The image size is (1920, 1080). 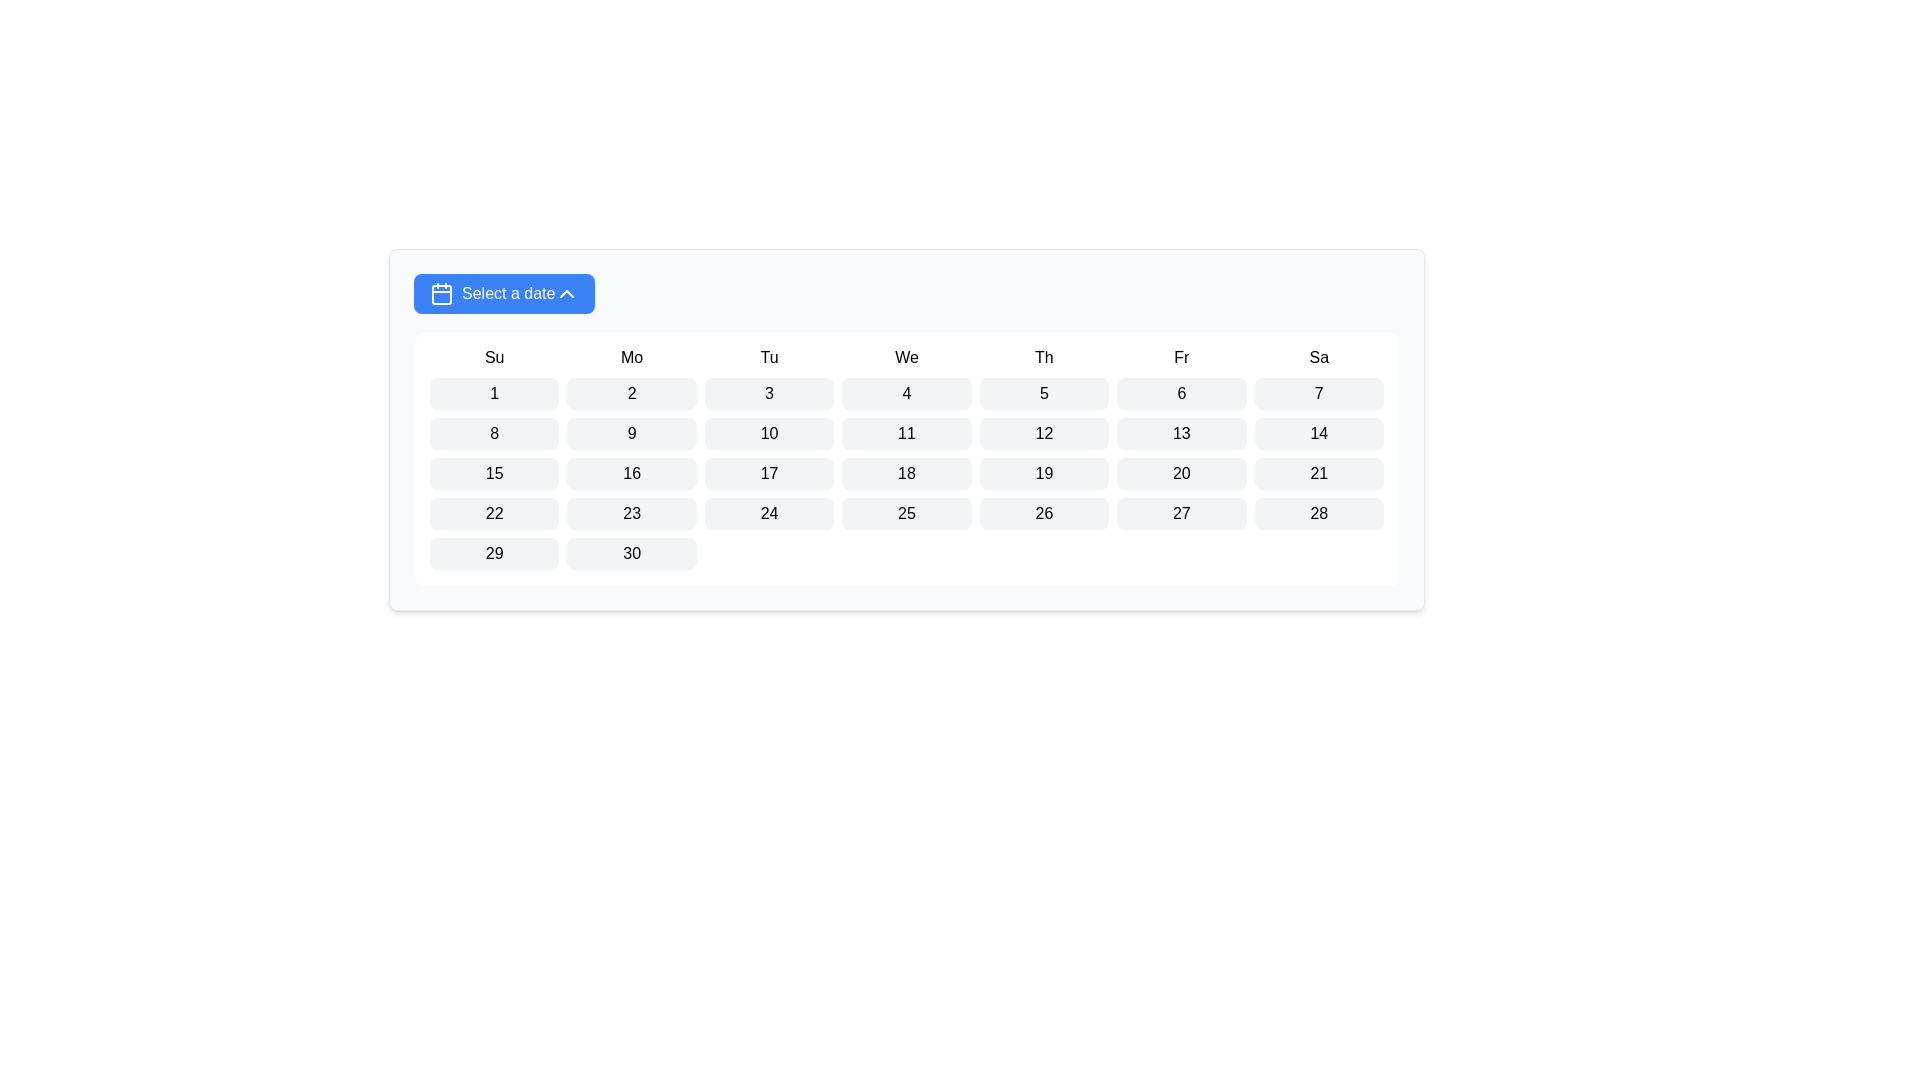 I want to click on the button displaying the number '28' in the last column of the fifth row of the calendar grid, so click(x=1319, y=512).